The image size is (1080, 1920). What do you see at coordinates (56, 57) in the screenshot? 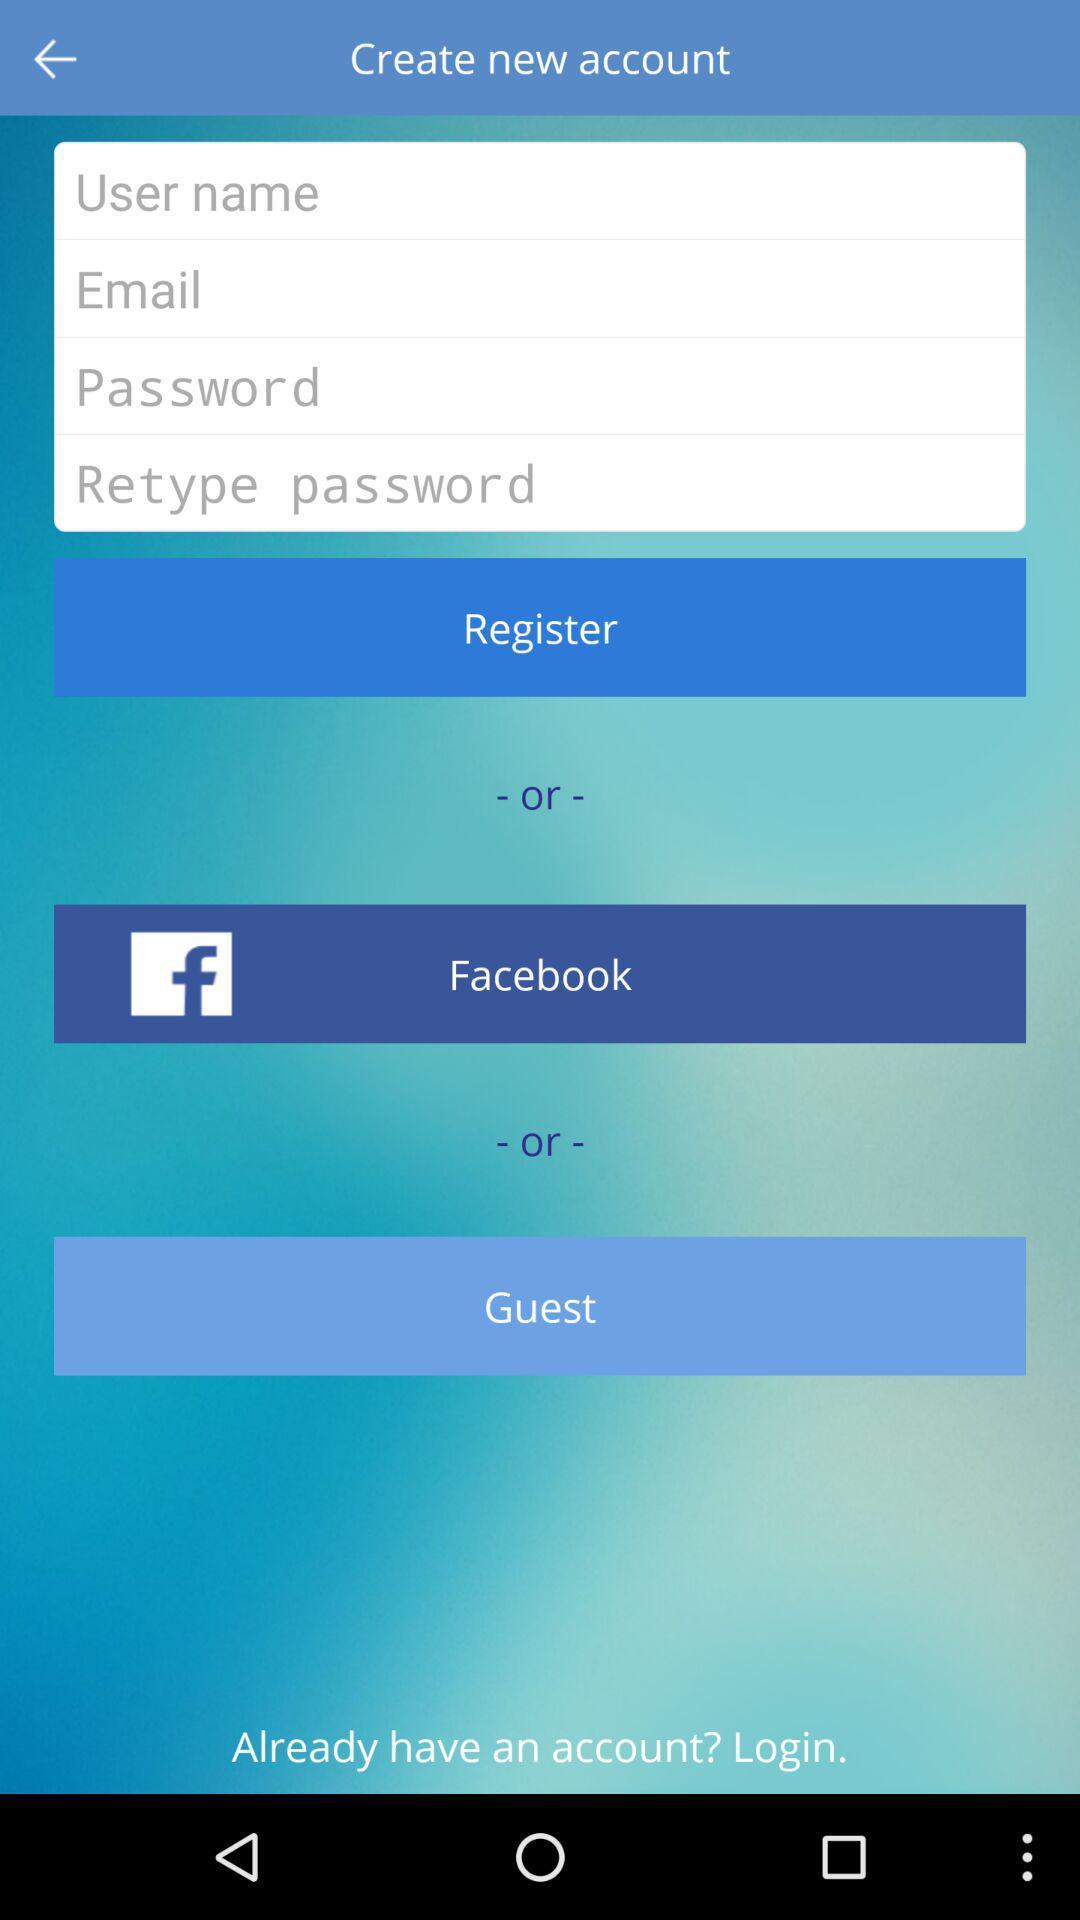
I see `go back` at bounding box center [56, 57].